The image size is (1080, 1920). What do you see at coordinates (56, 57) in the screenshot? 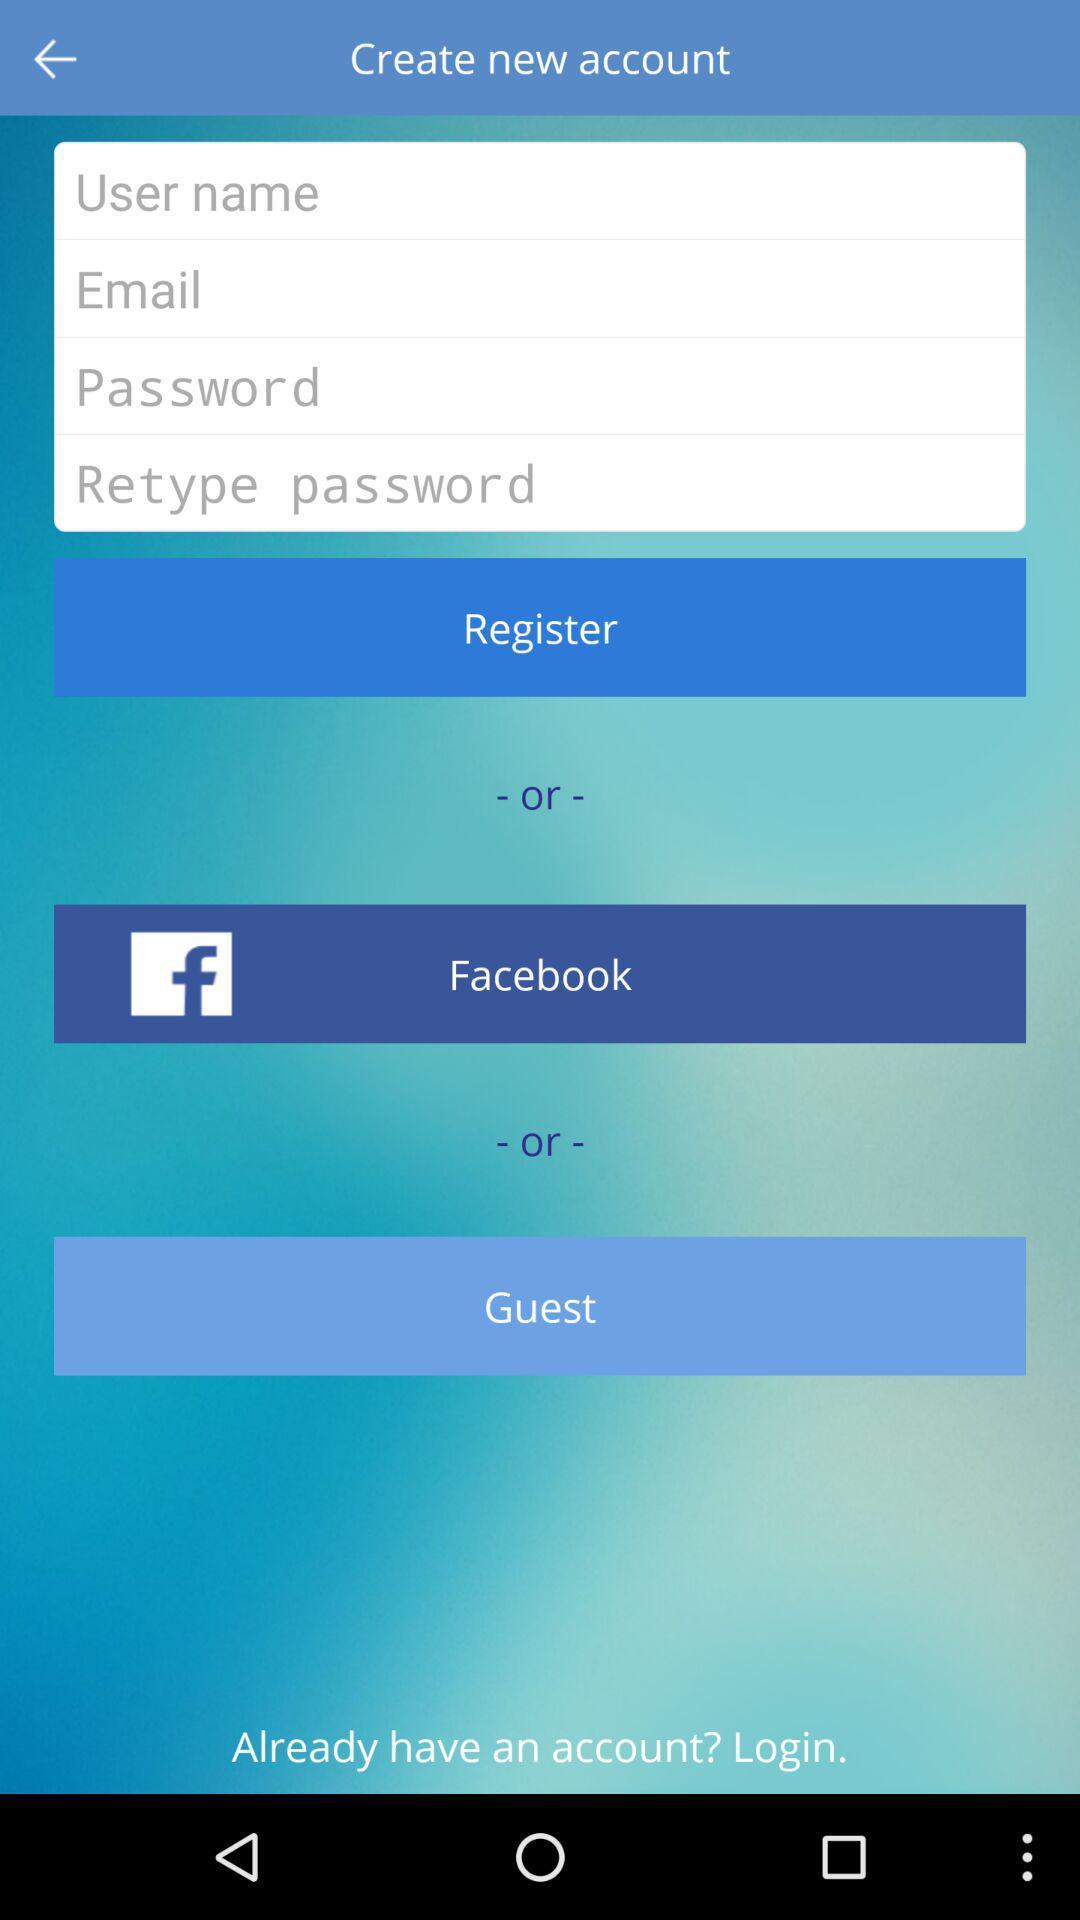
I see `go back` at bounding box center [56, 57].